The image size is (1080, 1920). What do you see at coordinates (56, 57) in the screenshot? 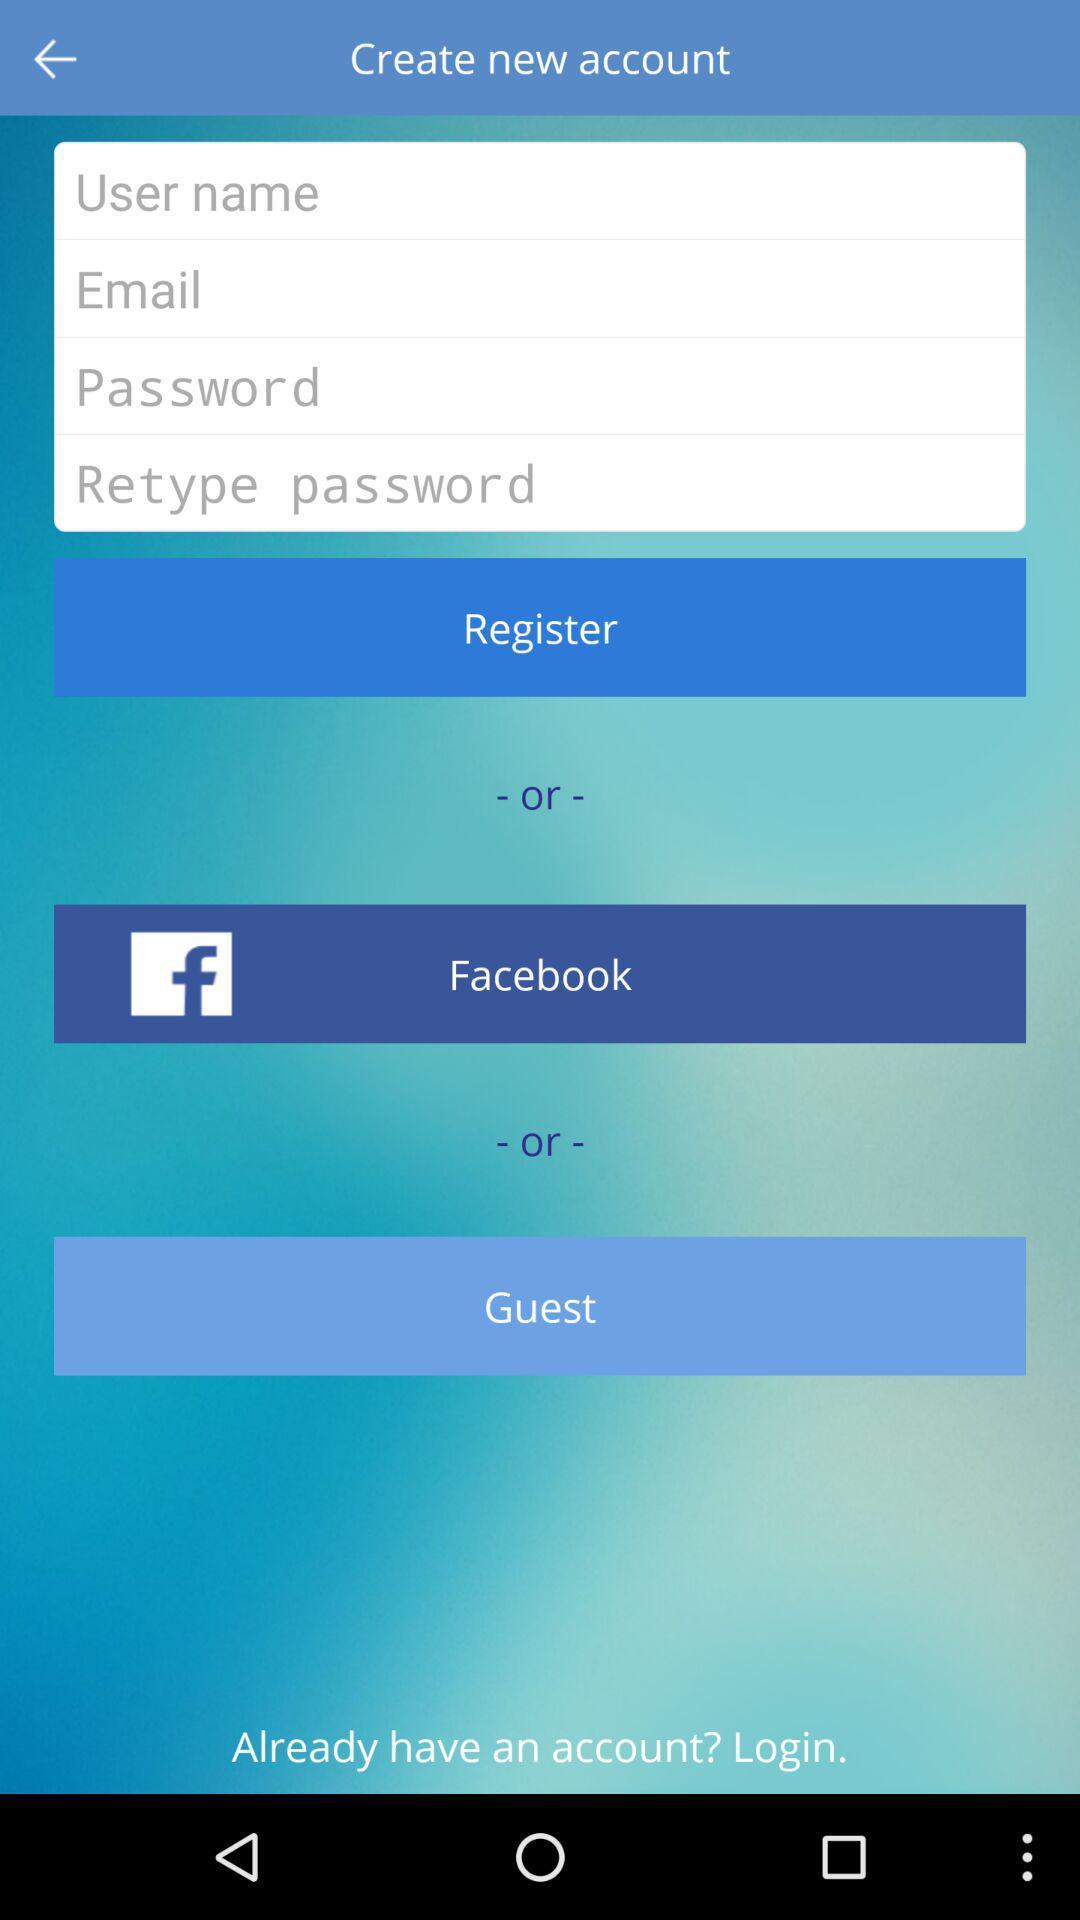
I see `go back` at bounding box center [56, 57].